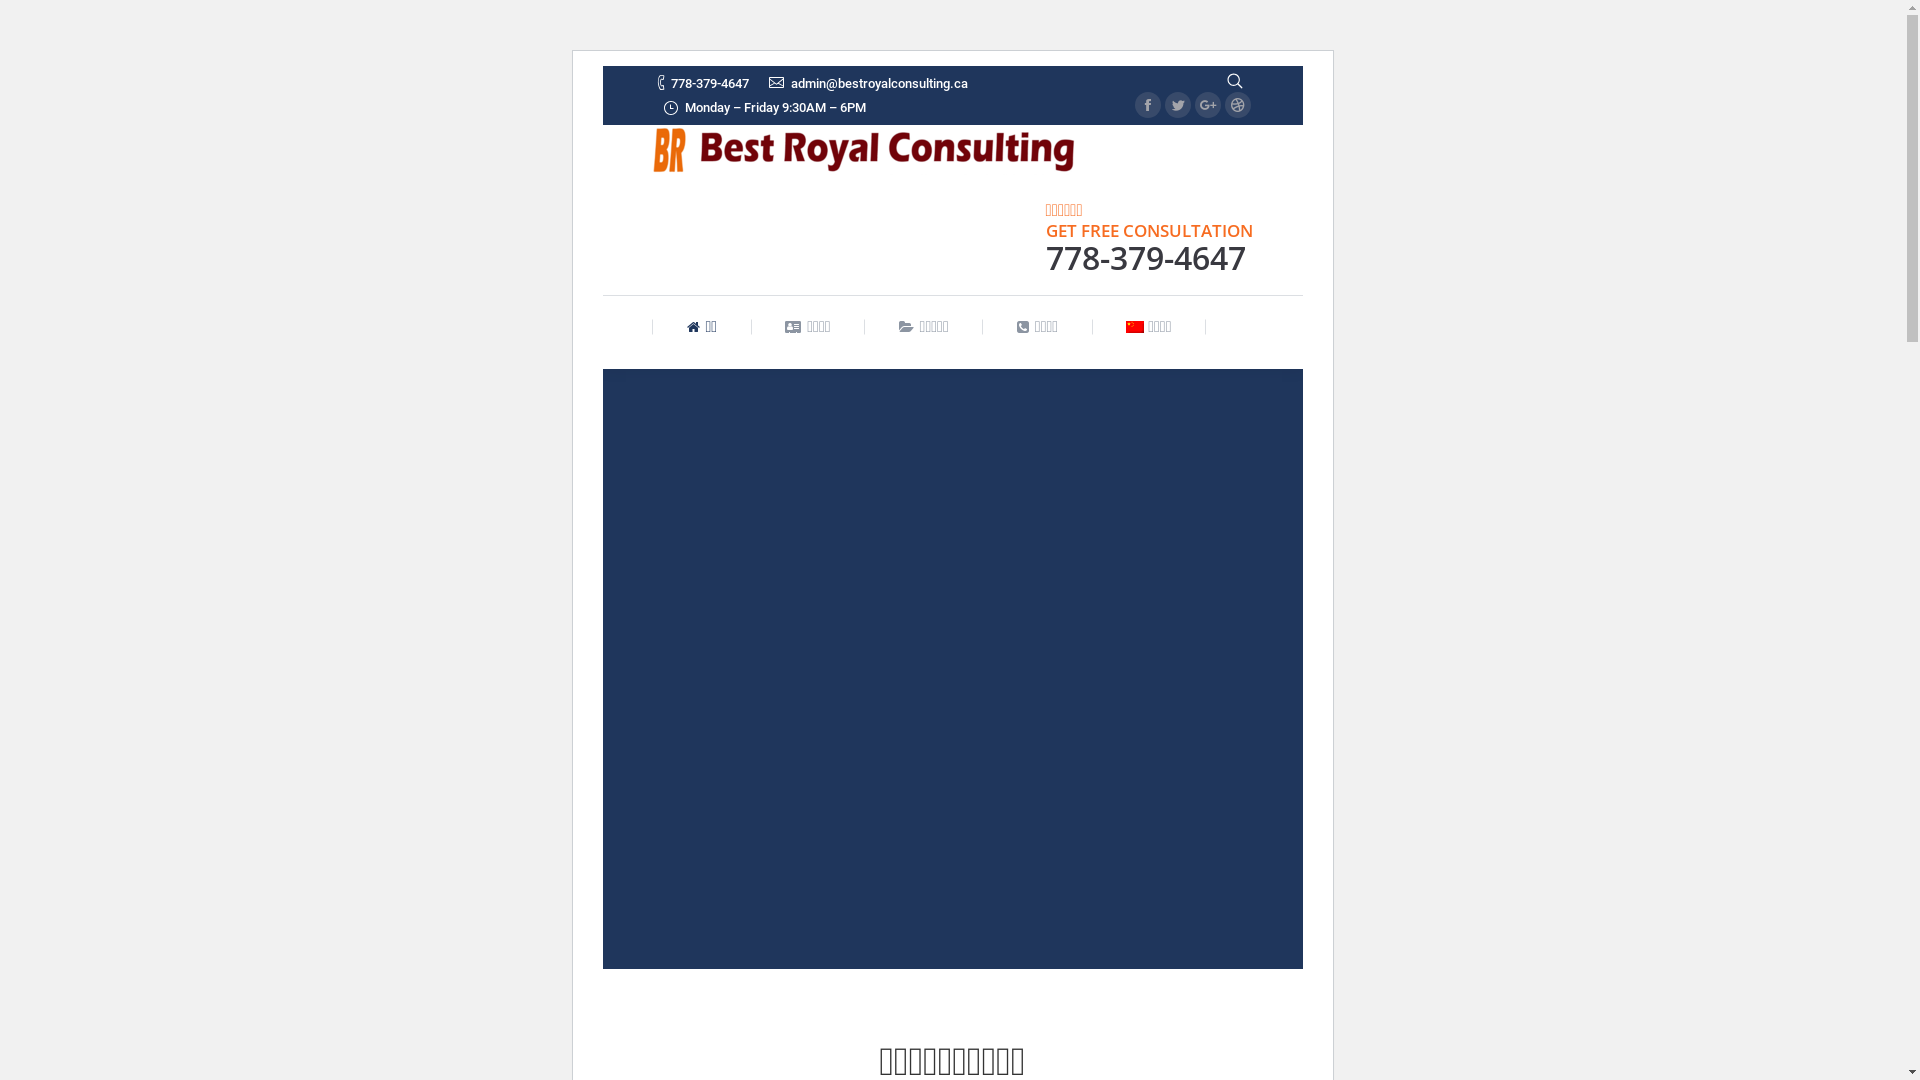 The image size is (1920, 1080). Describe the element at coordinates (1147, 104) in the screenshot. I see `'Facebook'` at that location.